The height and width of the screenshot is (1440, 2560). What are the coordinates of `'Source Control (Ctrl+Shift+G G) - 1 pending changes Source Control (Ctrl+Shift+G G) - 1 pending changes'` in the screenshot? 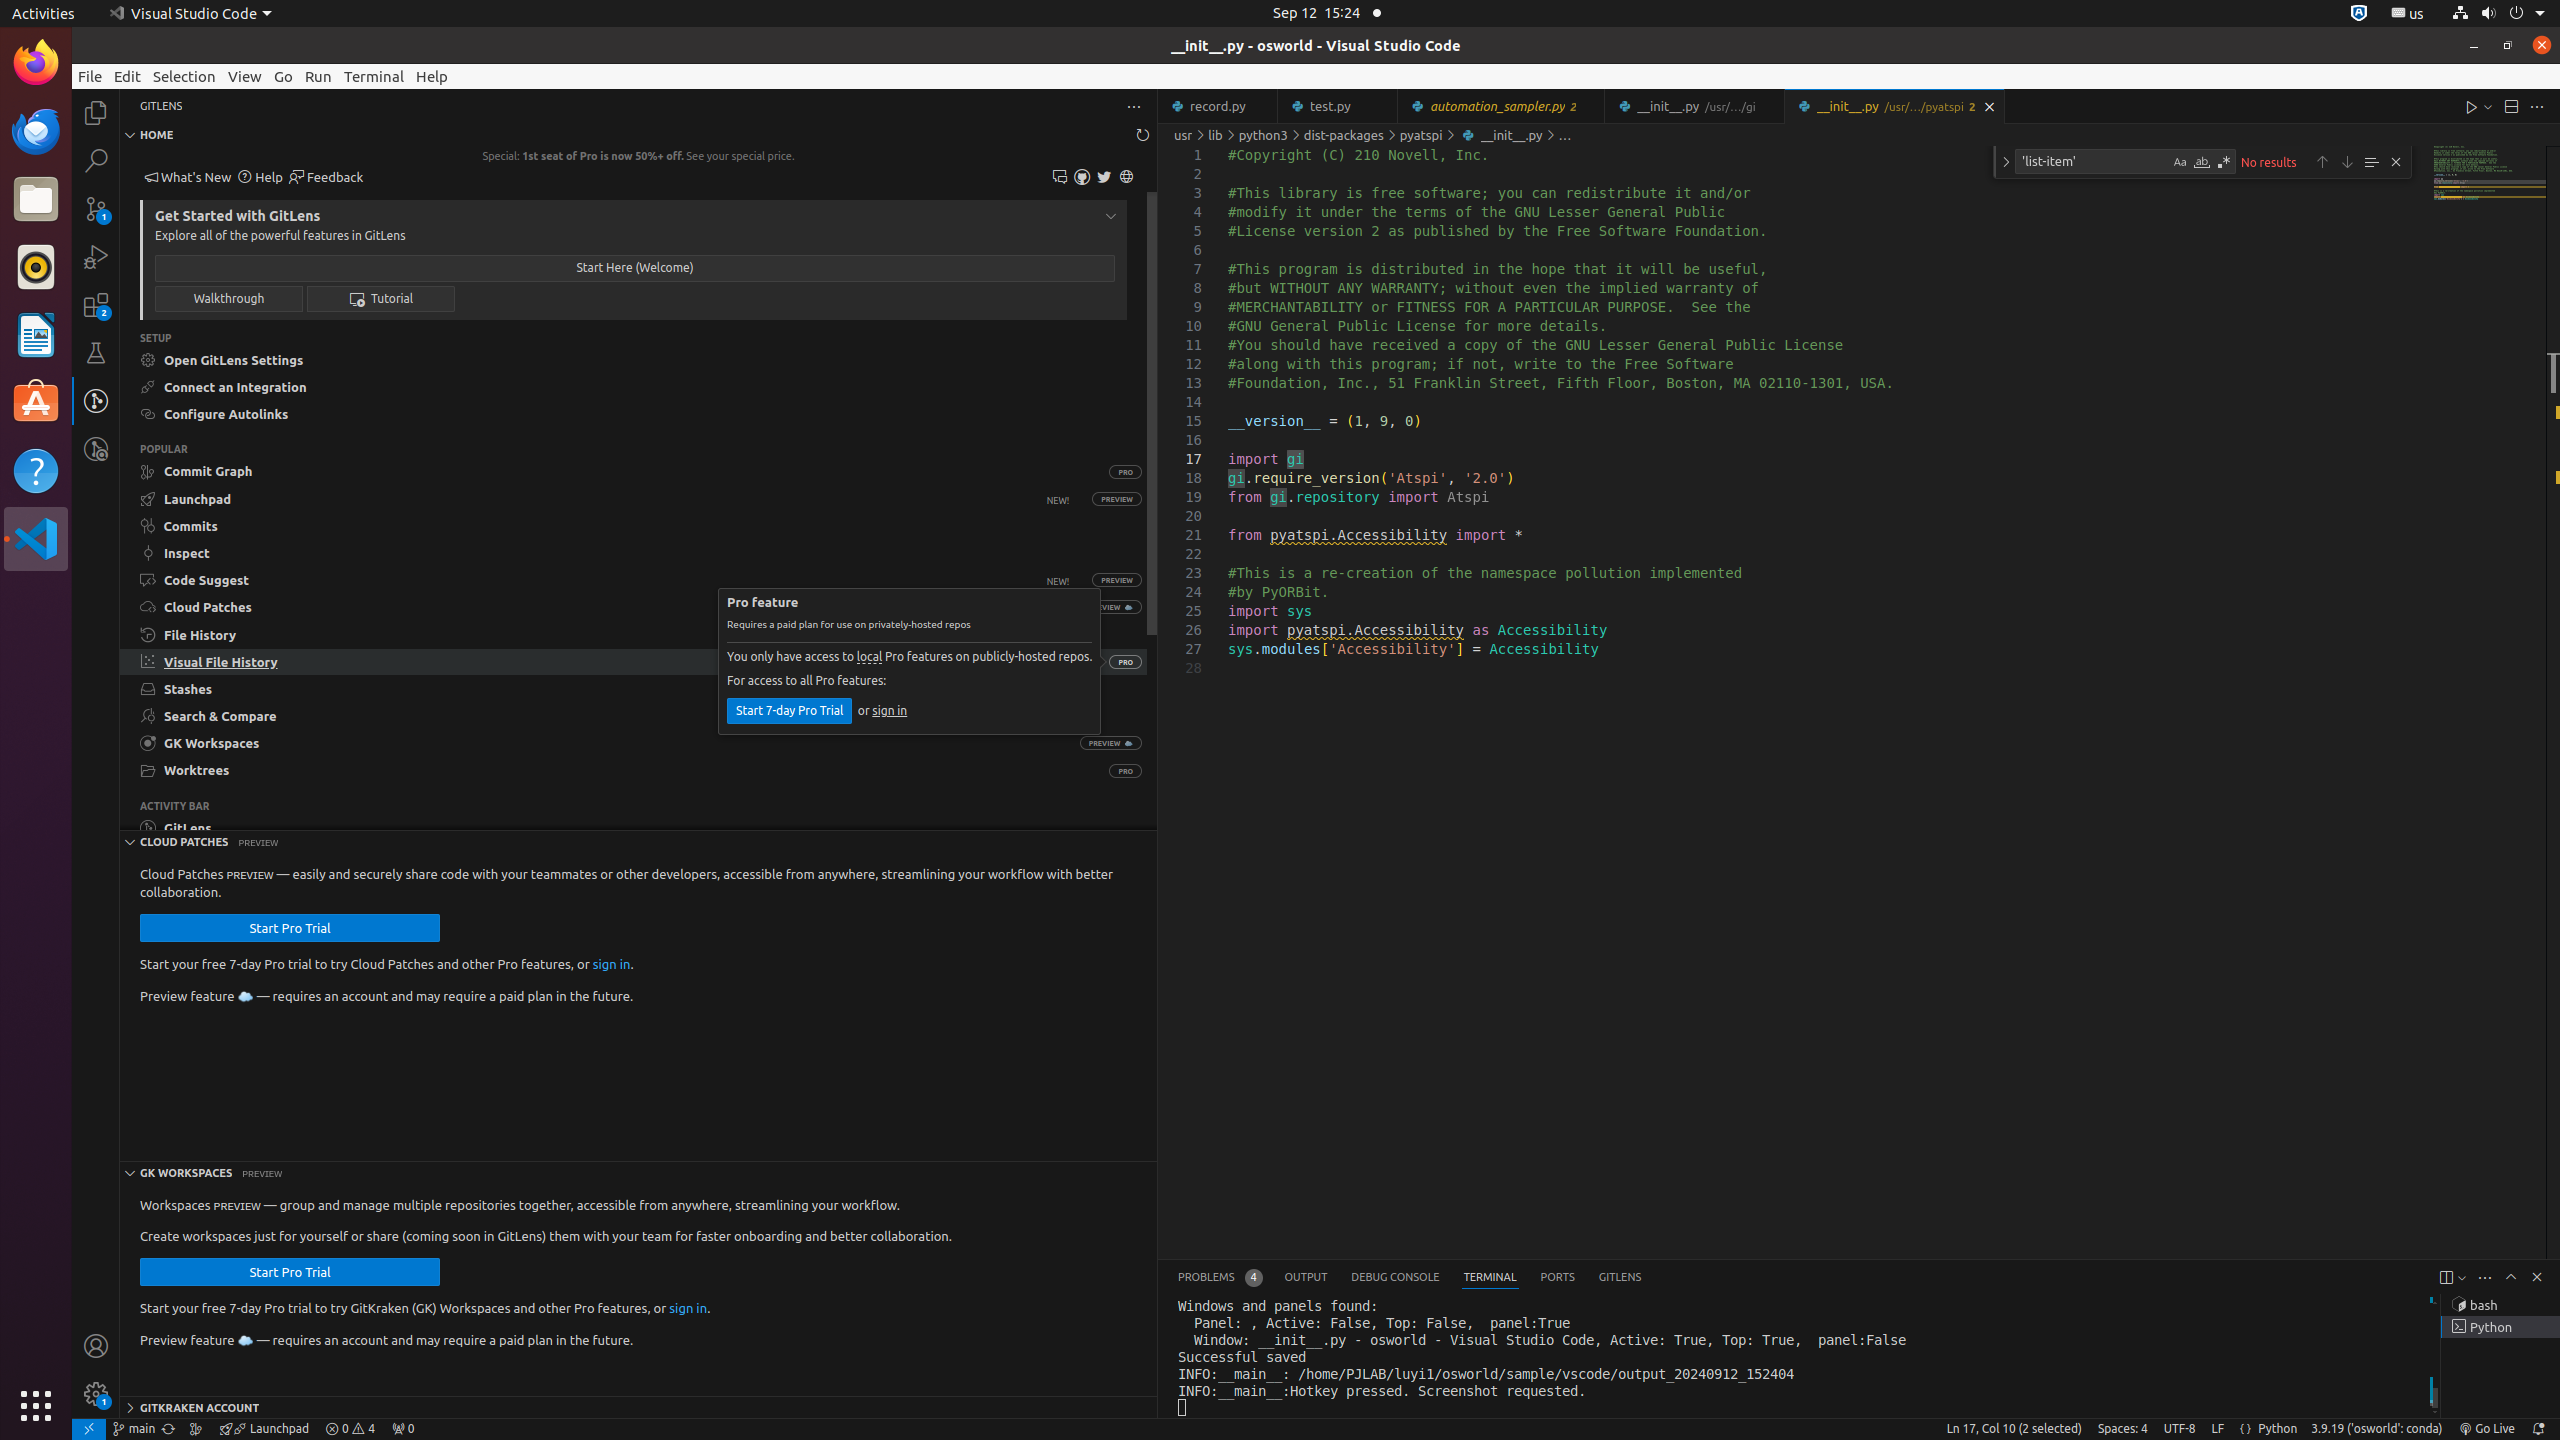 It's located at (95, 207).